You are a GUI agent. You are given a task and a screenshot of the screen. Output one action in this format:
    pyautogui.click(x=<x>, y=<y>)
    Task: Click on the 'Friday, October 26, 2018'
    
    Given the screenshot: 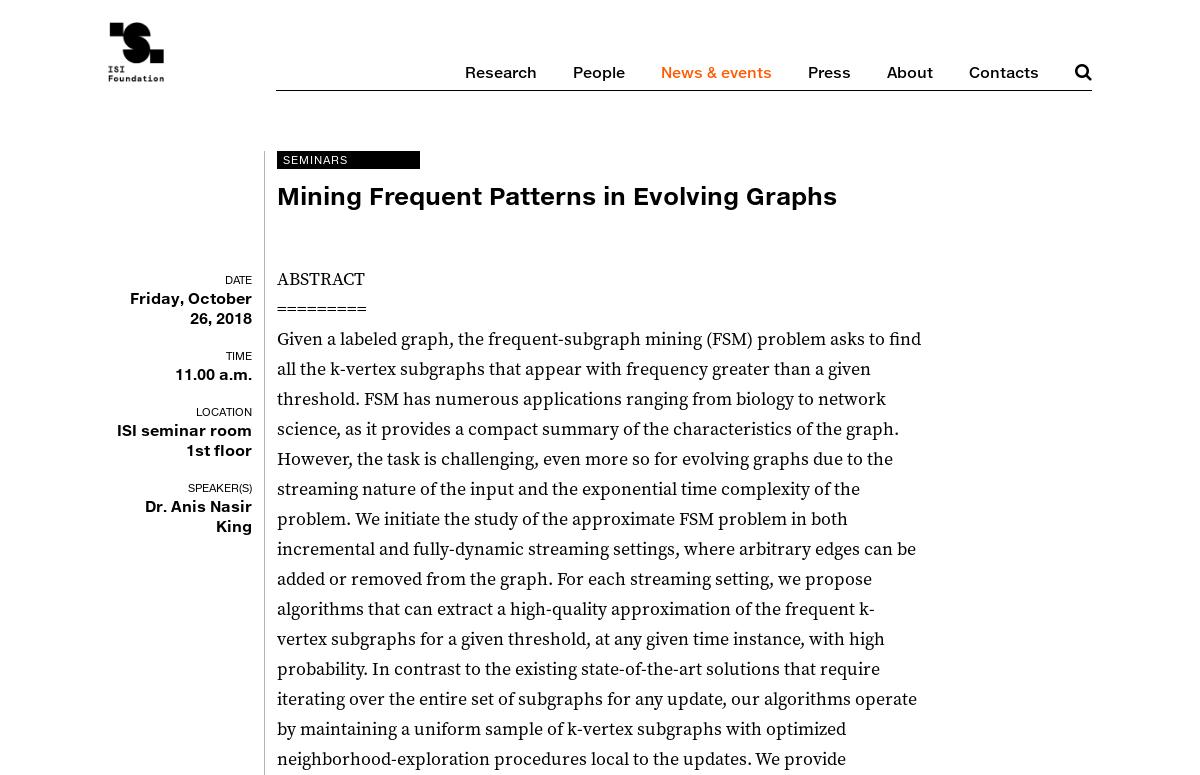 What is the action you would take?
    pyautogui.click(x=190, y=306)
    